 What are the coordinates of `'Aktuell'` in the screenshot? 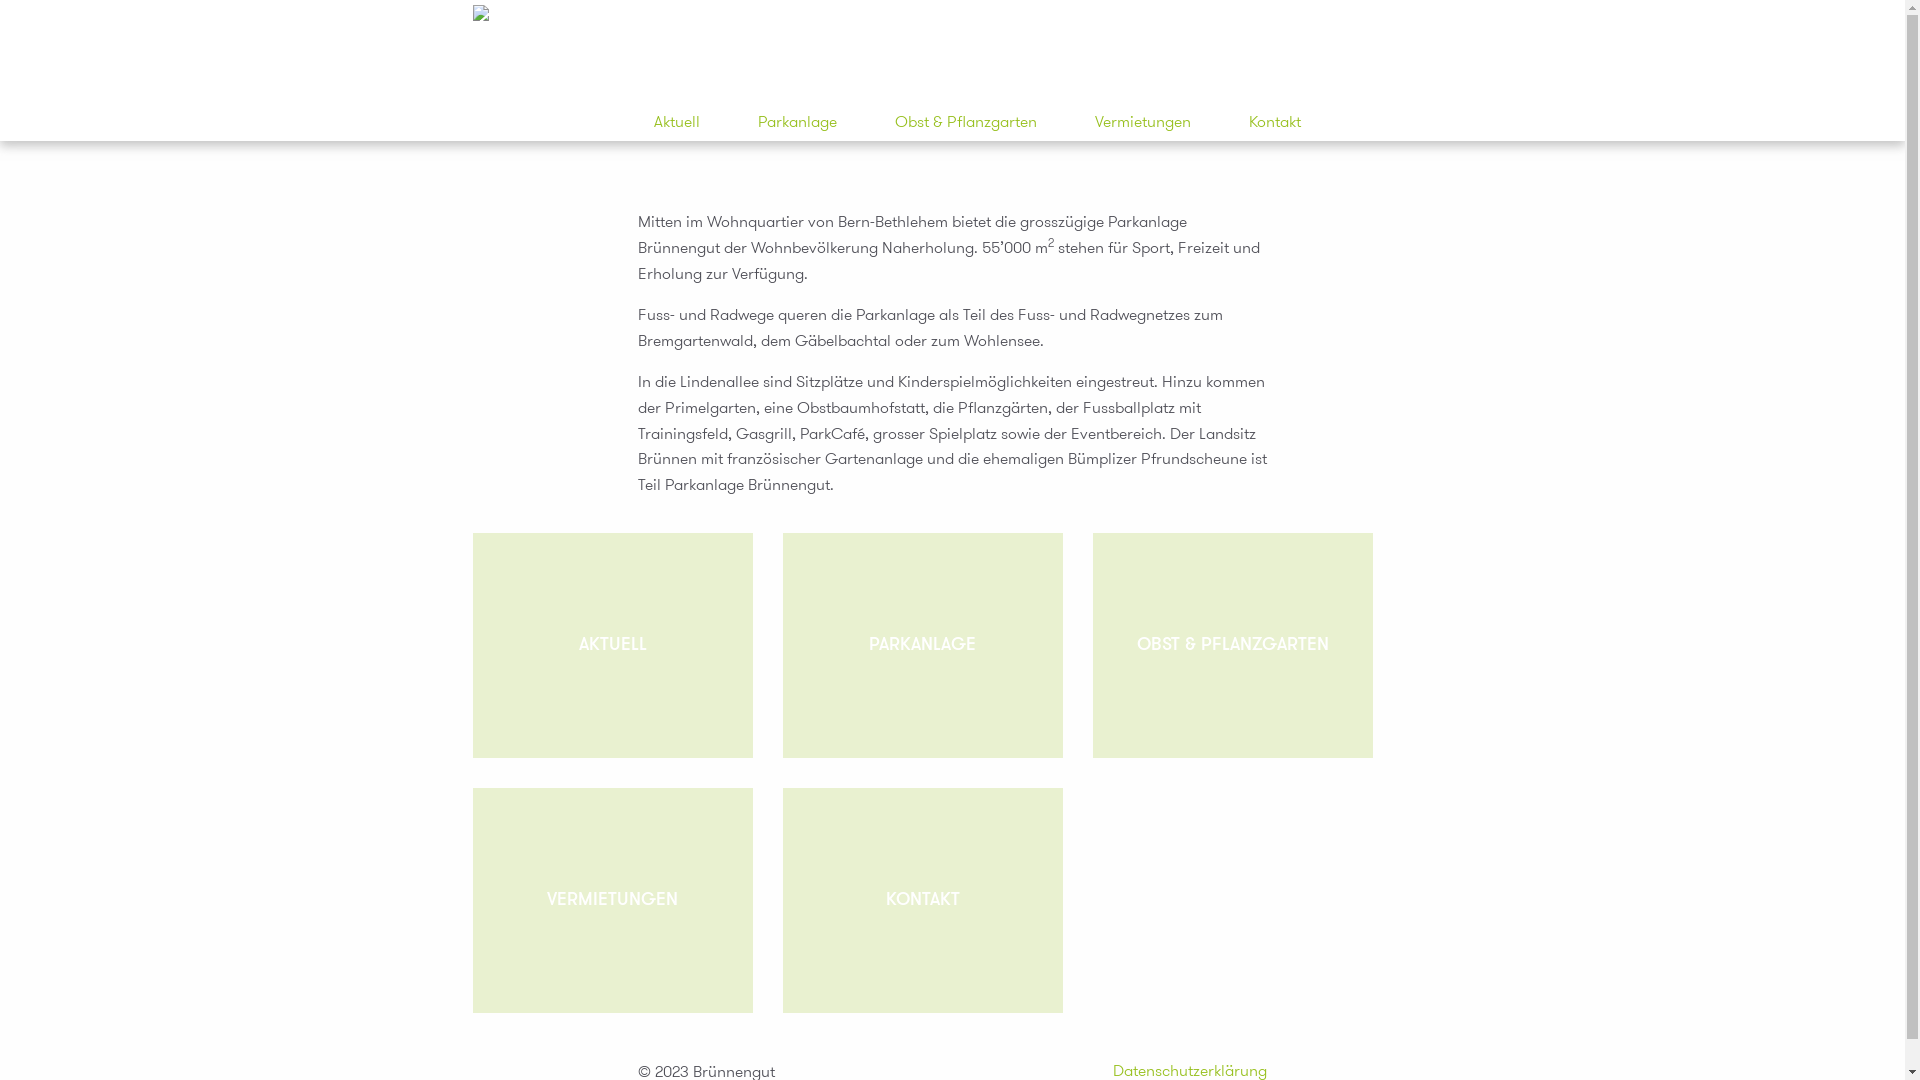 It's located at (676, 122).